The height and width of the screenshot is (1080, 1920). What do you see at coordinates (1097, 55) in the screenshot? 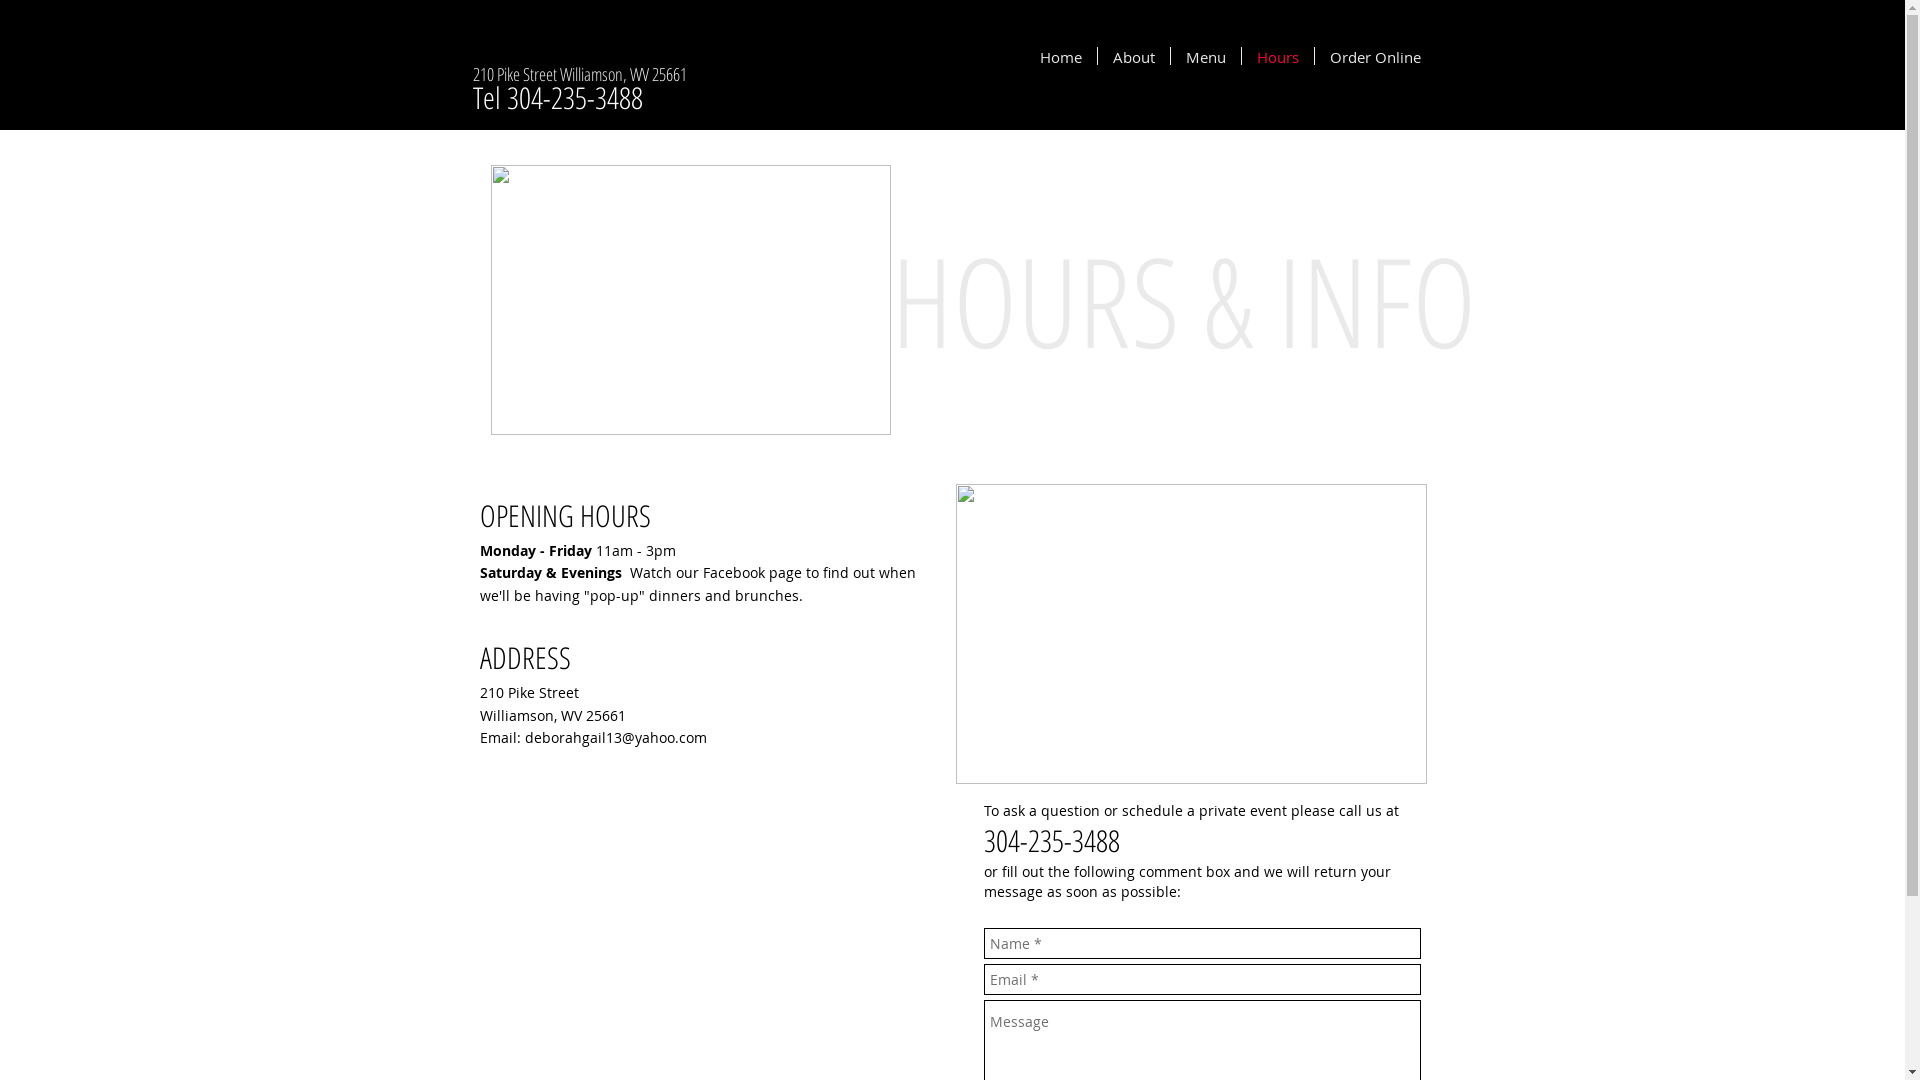
I see `'About'` at bounding box center [1097, 55].